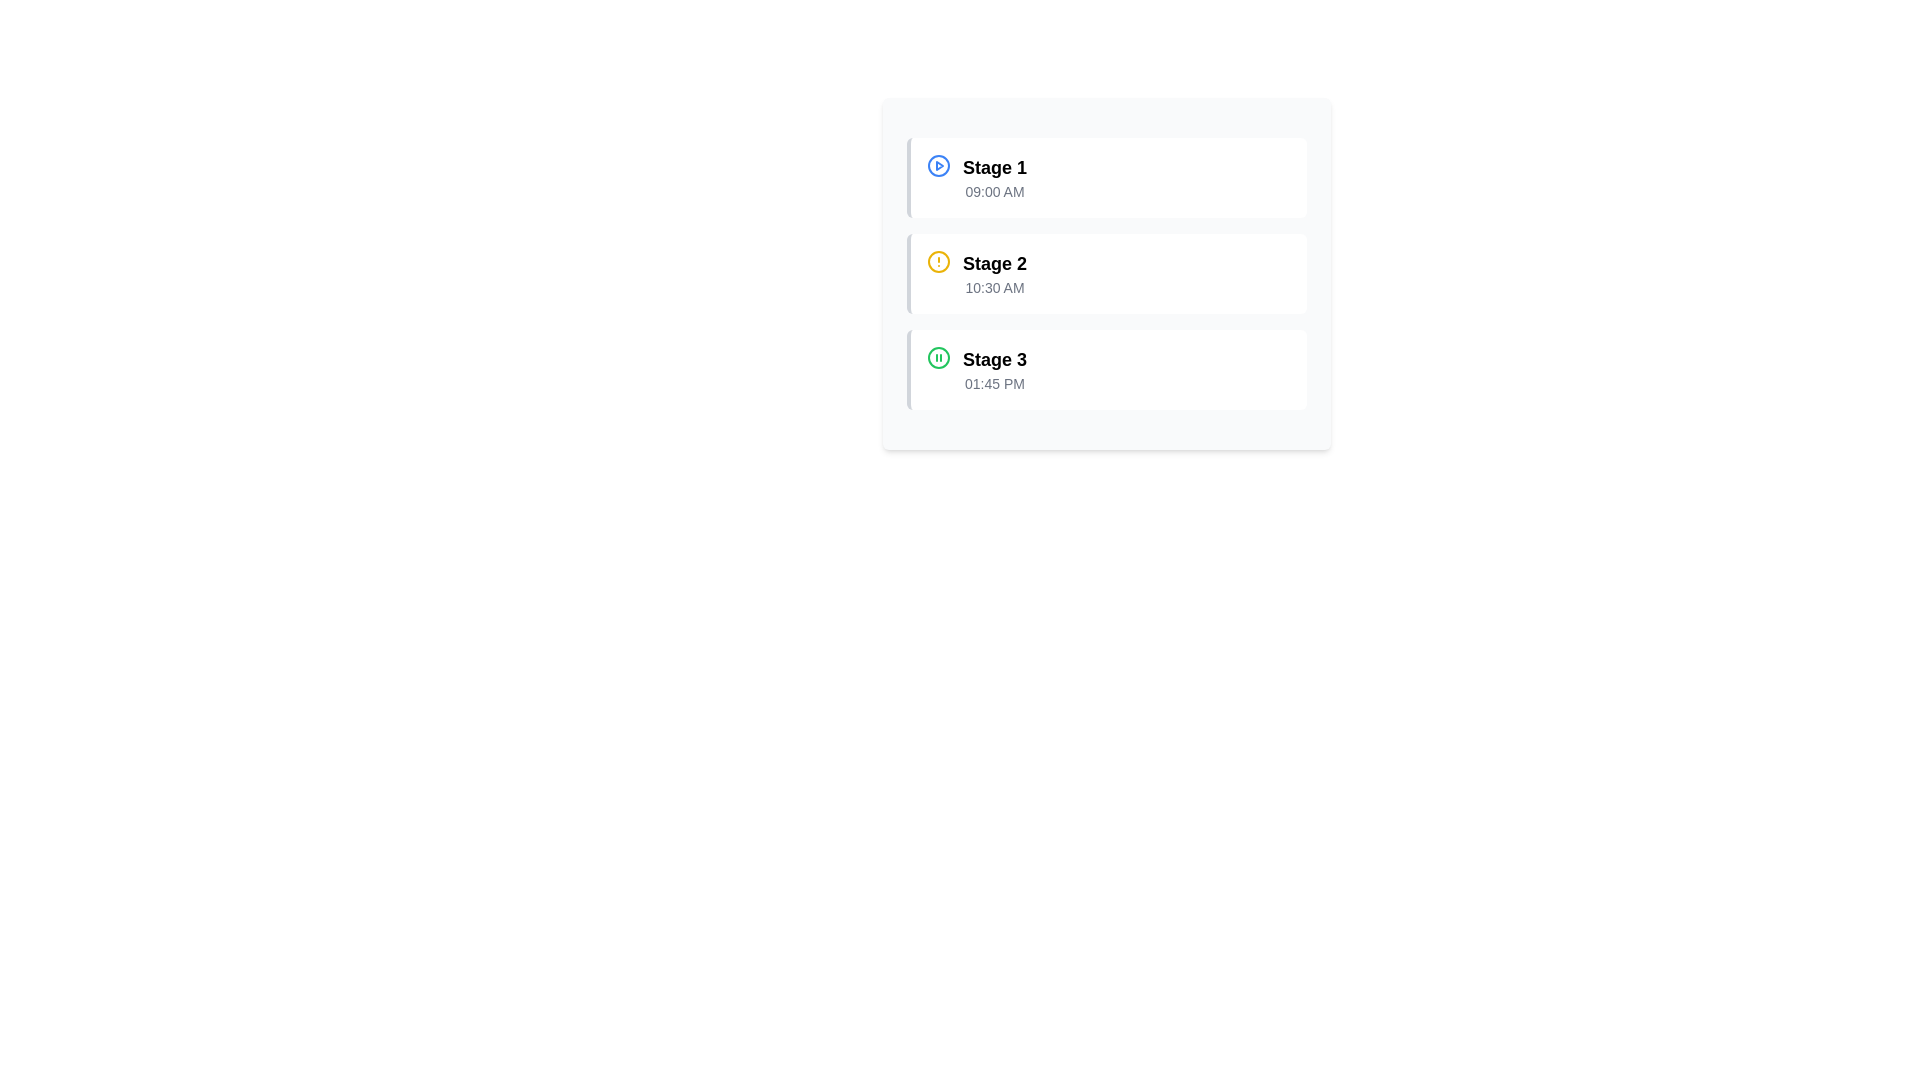 This screenshot has width=1920, height=1080. What do you see at coordinates (994, 288) in the screenshot?
I see `the Static Text element displaying '10:30 AM', which is located directly below 'Stage 2' in the vertically listed schedule` at bounding box center [994, 288].